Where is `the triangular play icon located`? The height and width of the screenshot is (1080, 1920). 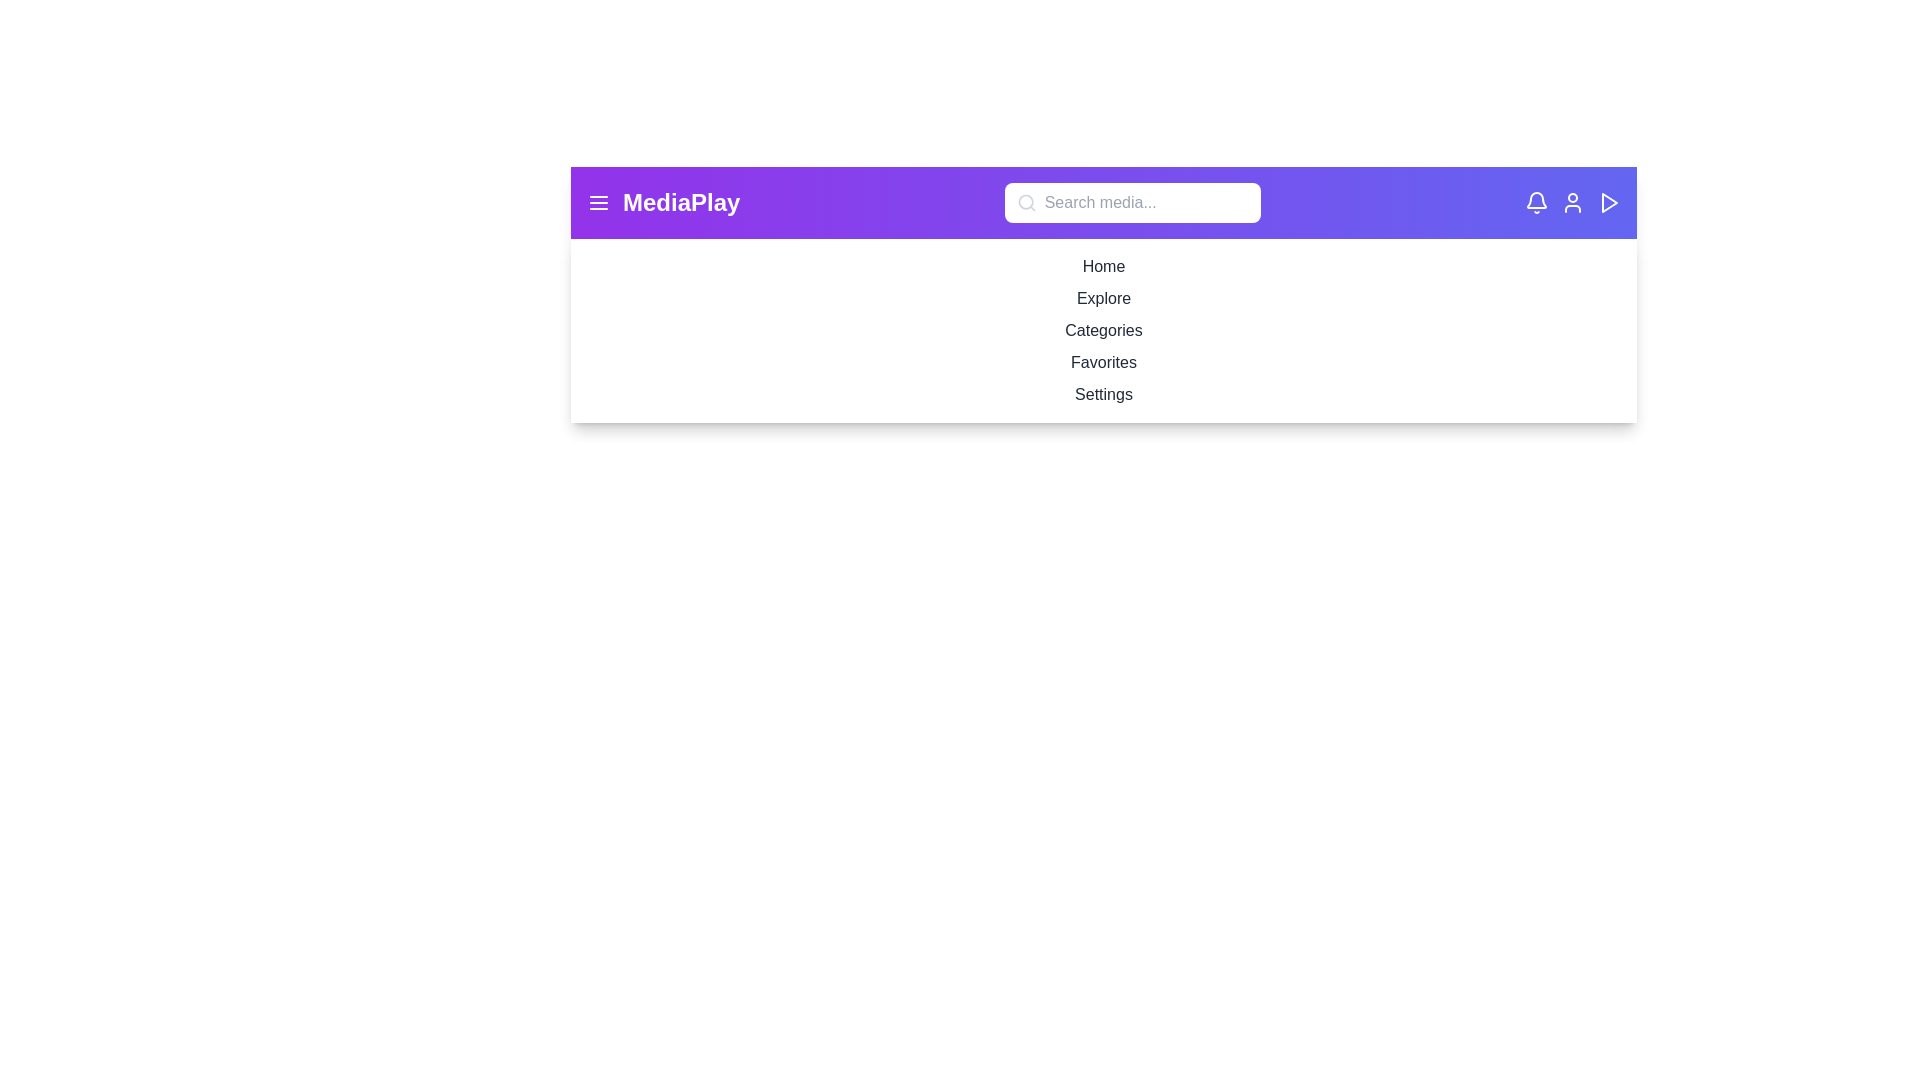
the triangular play icon located is located at coordinates (1608, 203).